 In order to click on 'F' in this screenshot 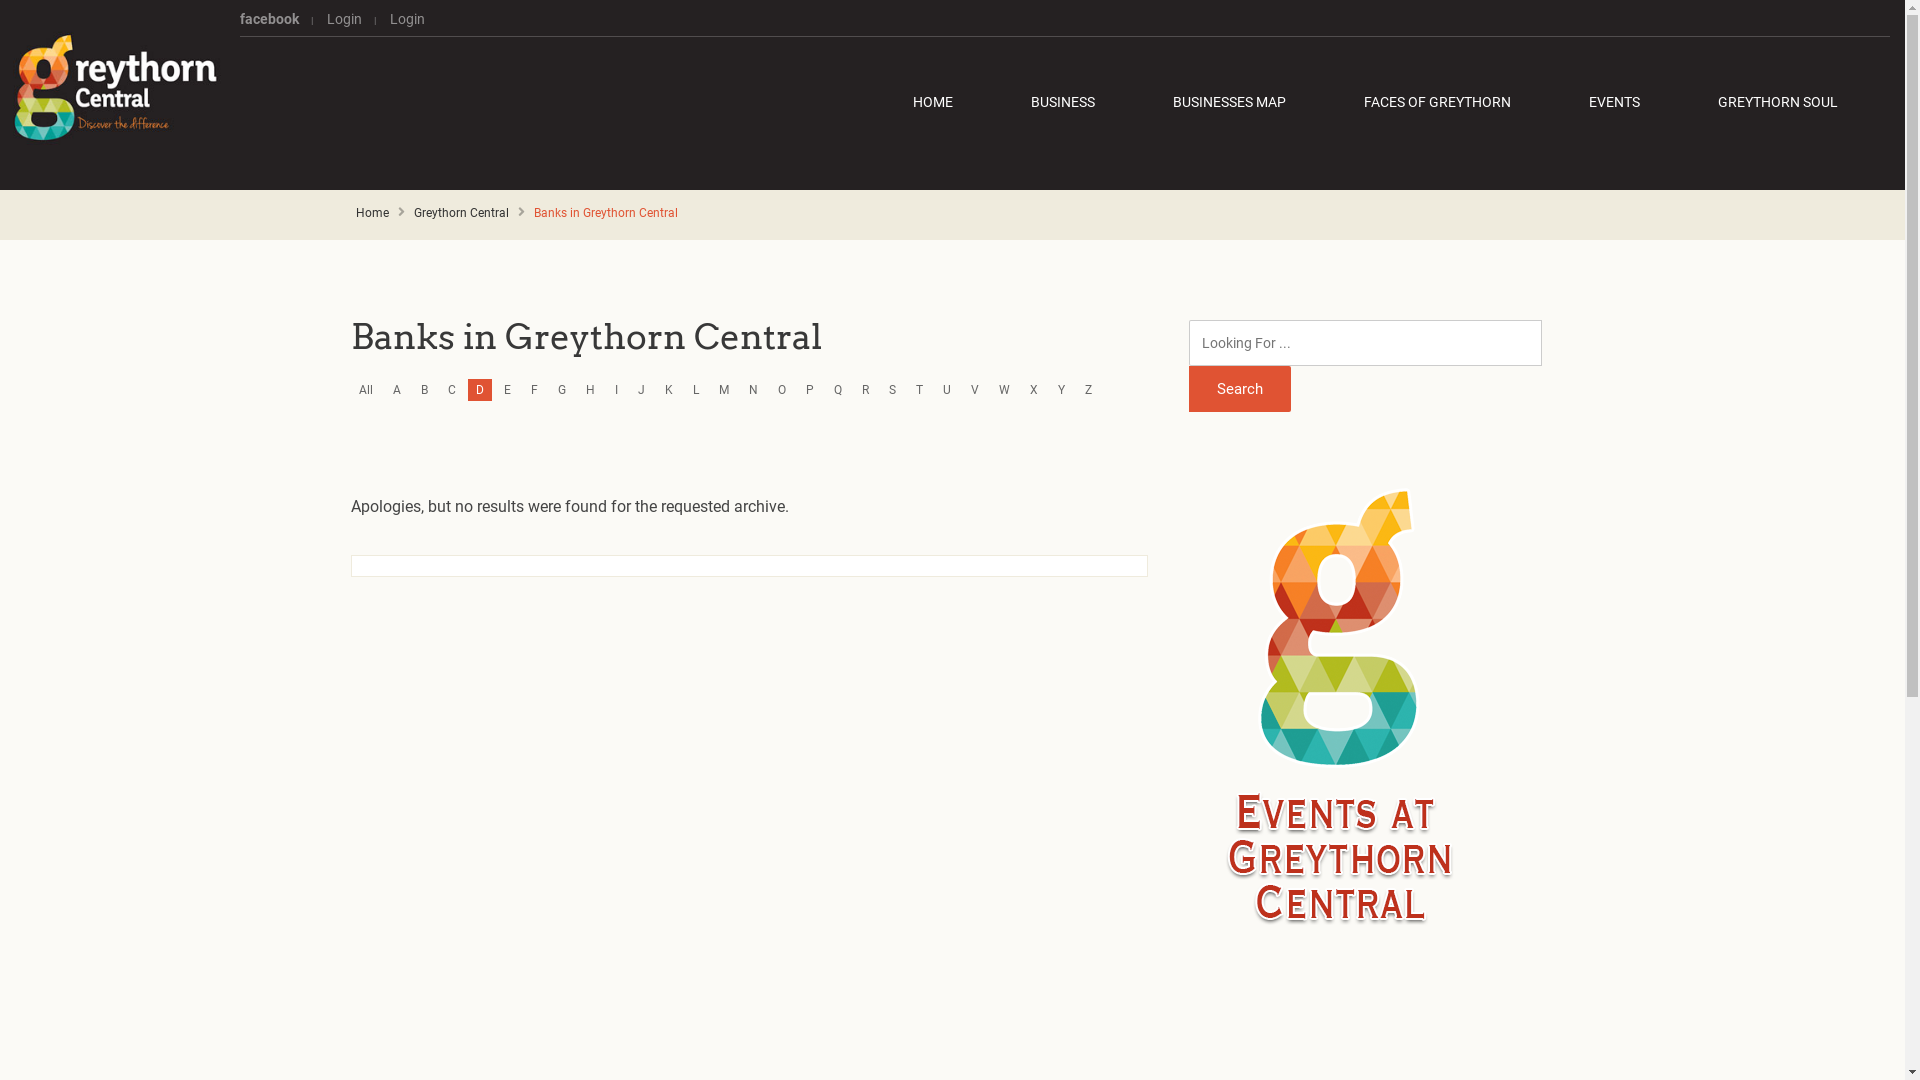, I will do `click(534, 389)`.